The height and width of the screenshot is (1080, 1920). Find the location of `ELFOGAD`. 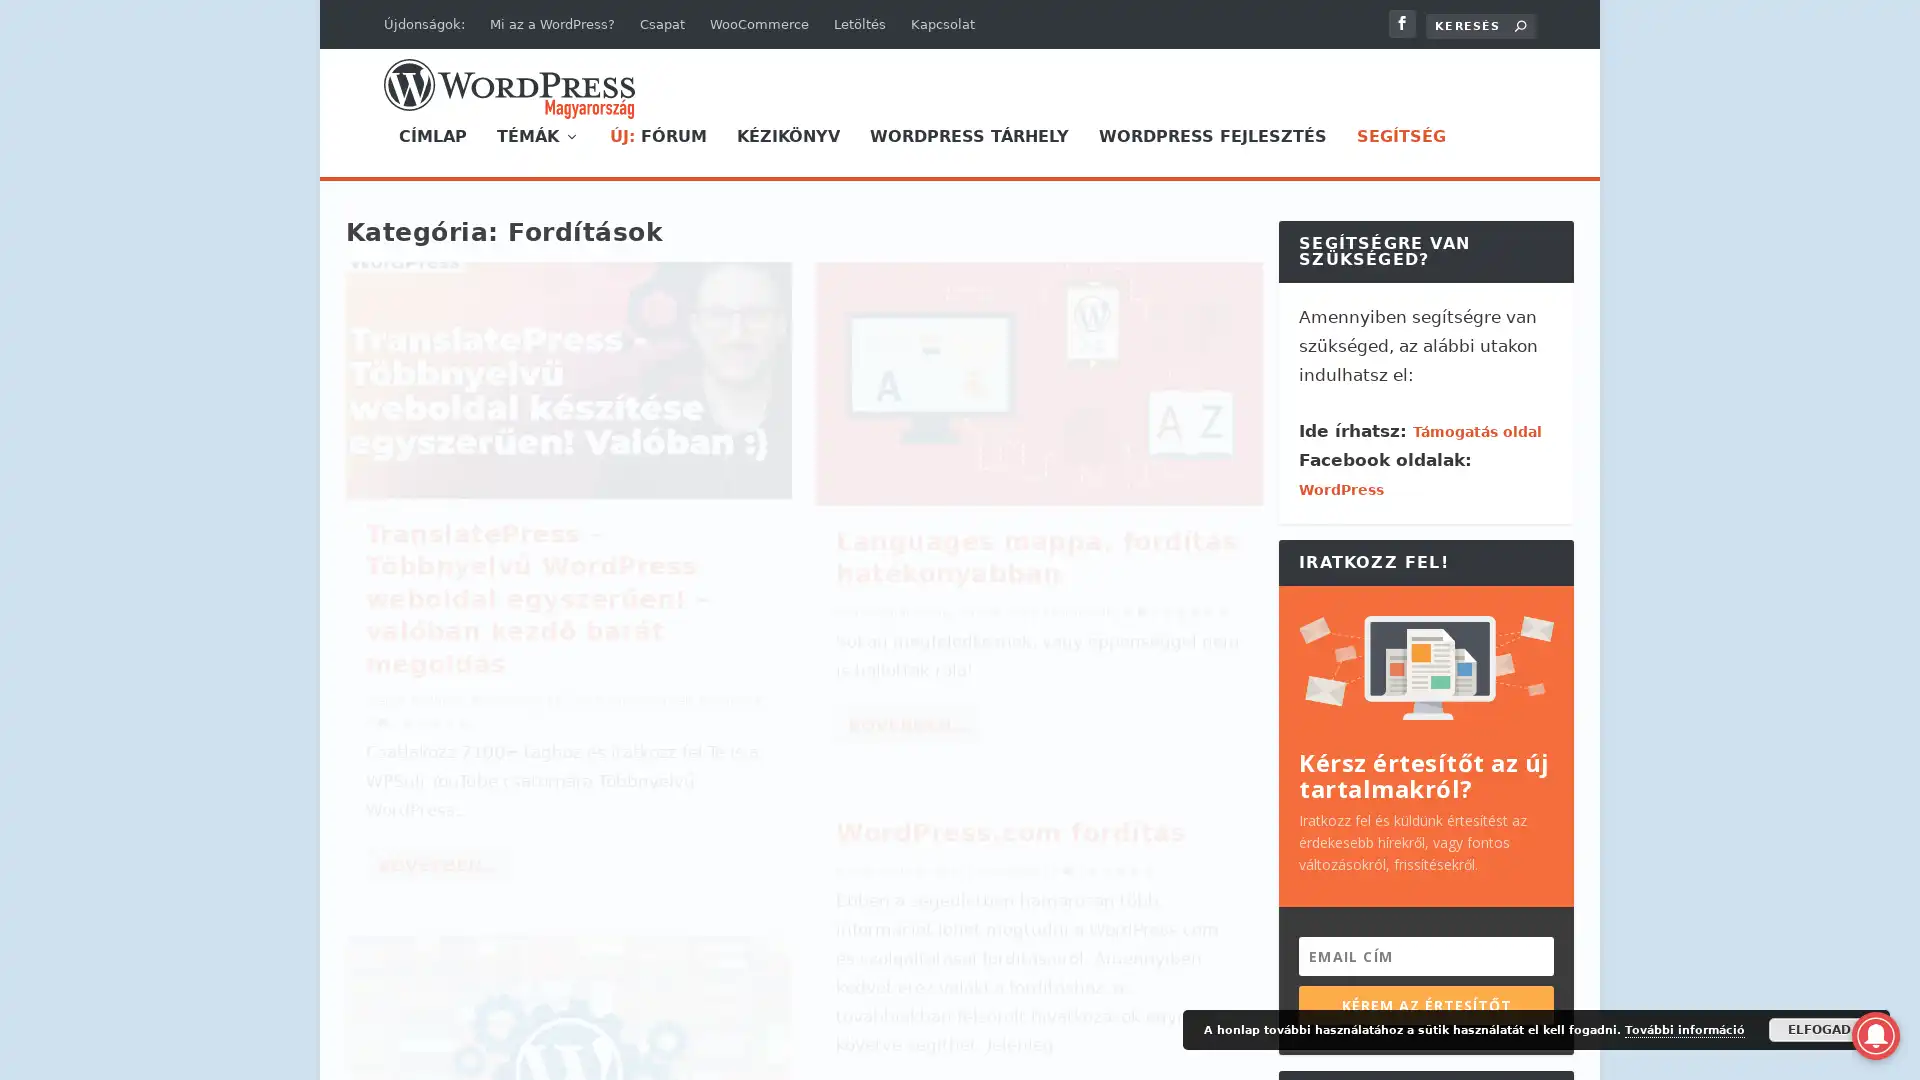

ELFOGAD is located at coordinates (1819, 1029).